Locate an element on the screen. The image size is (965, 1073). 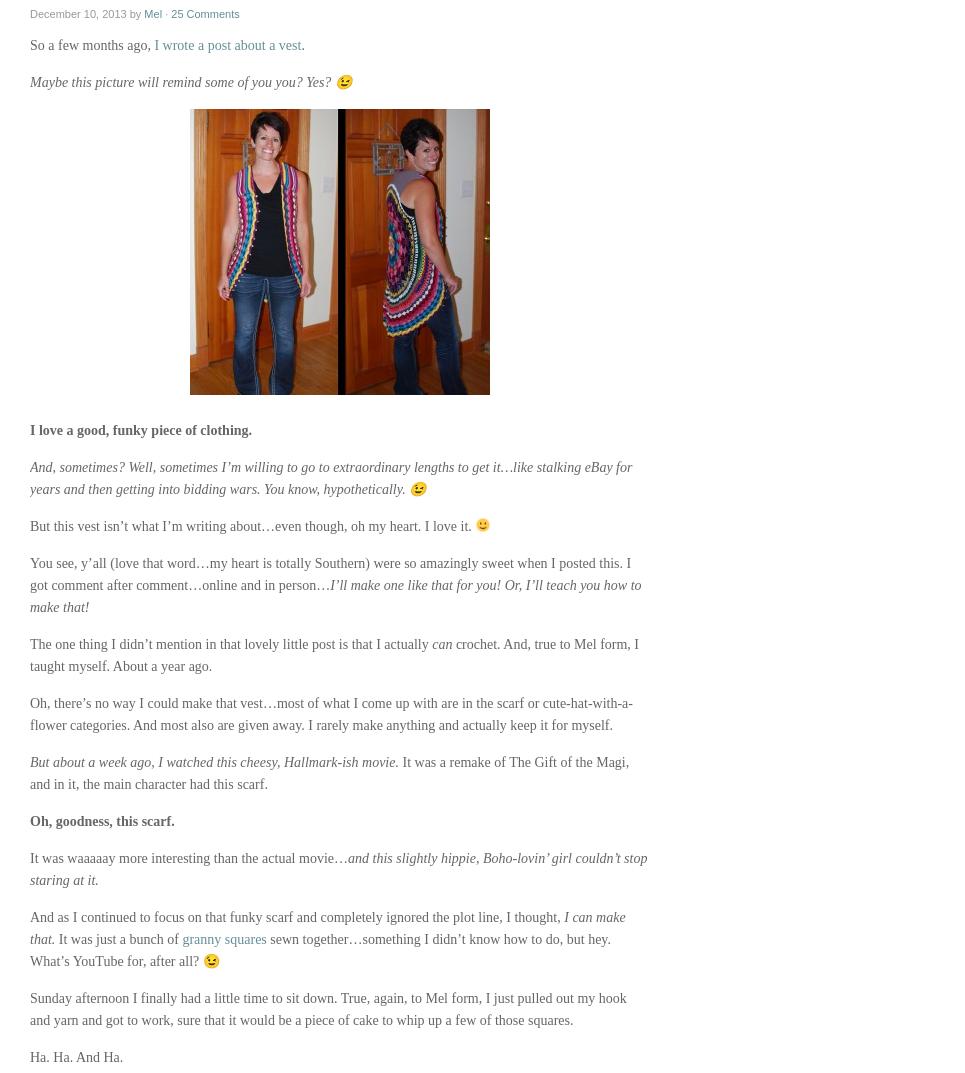
'25 Comments' is located at coordinates (169, 12).